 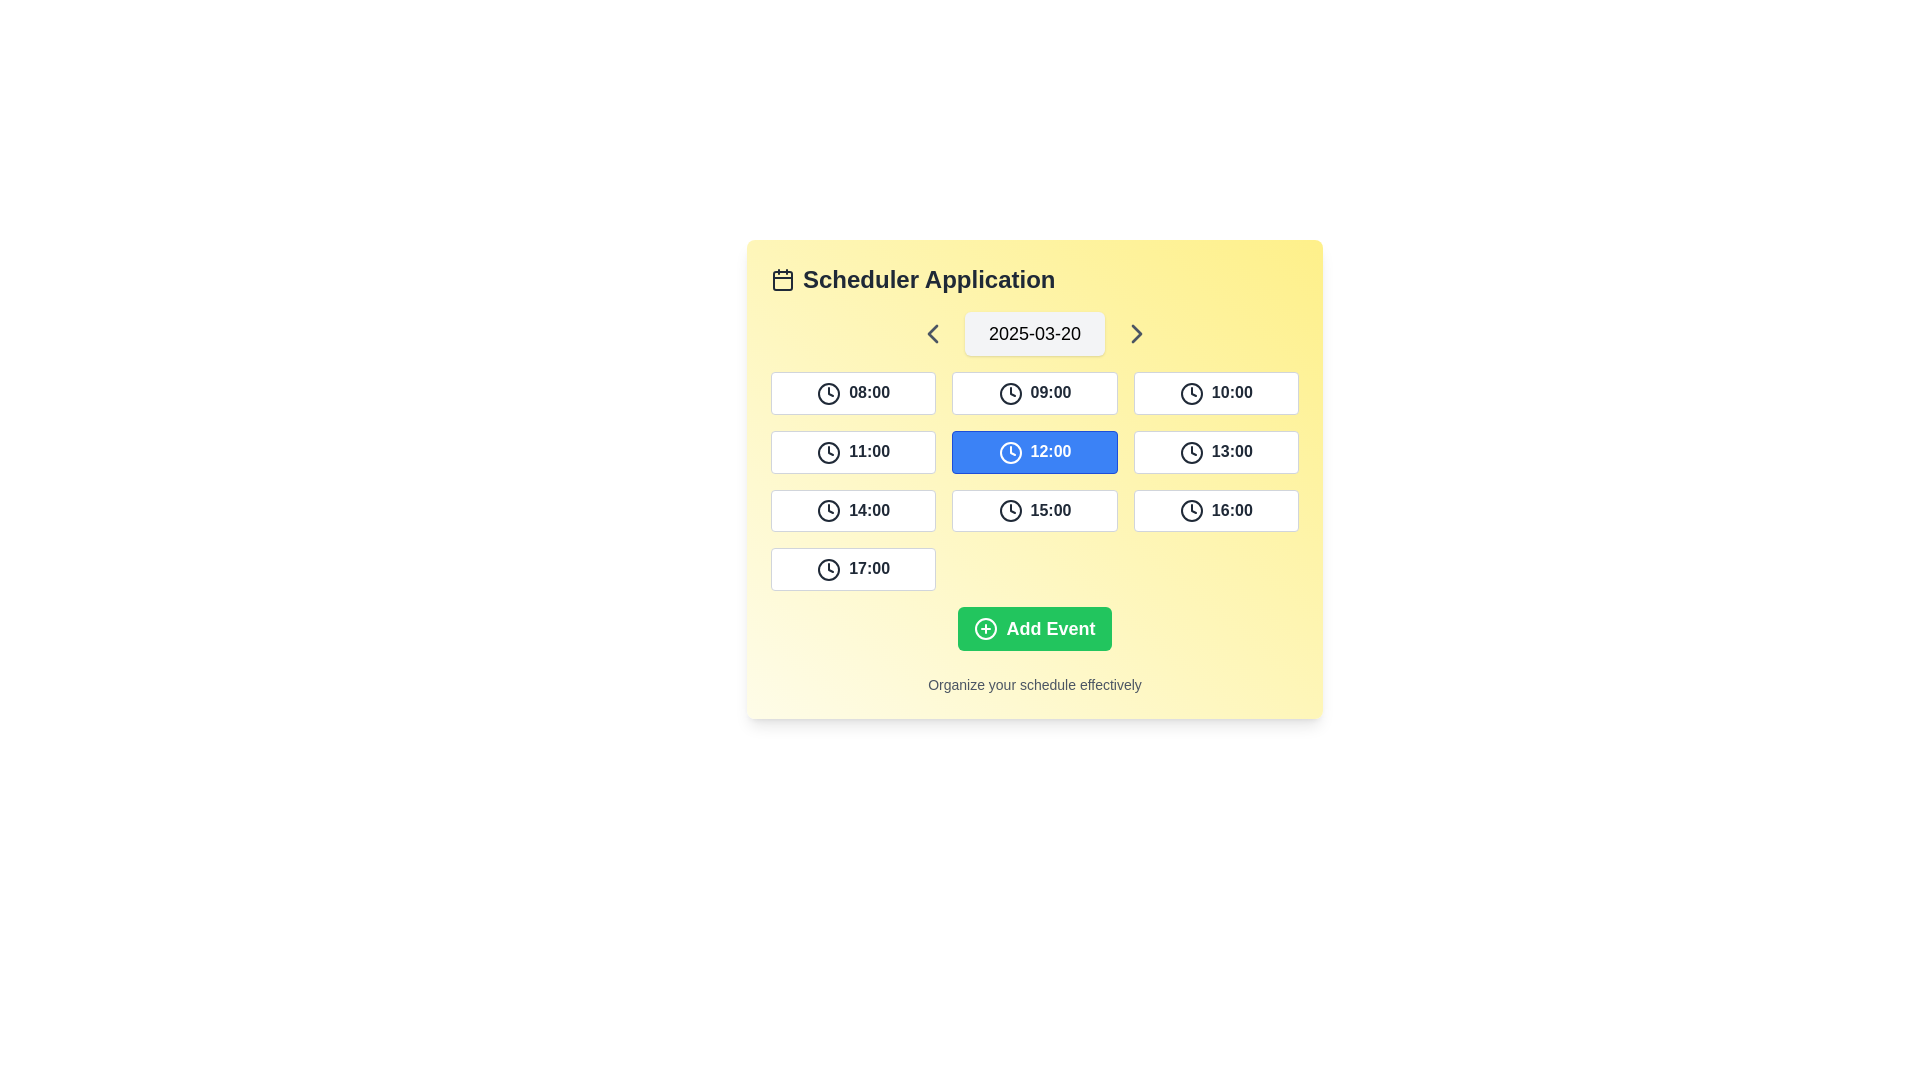 I want to click on the circular graphical clock icon representing the '13:00' time slot in the scheduler interface, so click(x=1191, y=452).